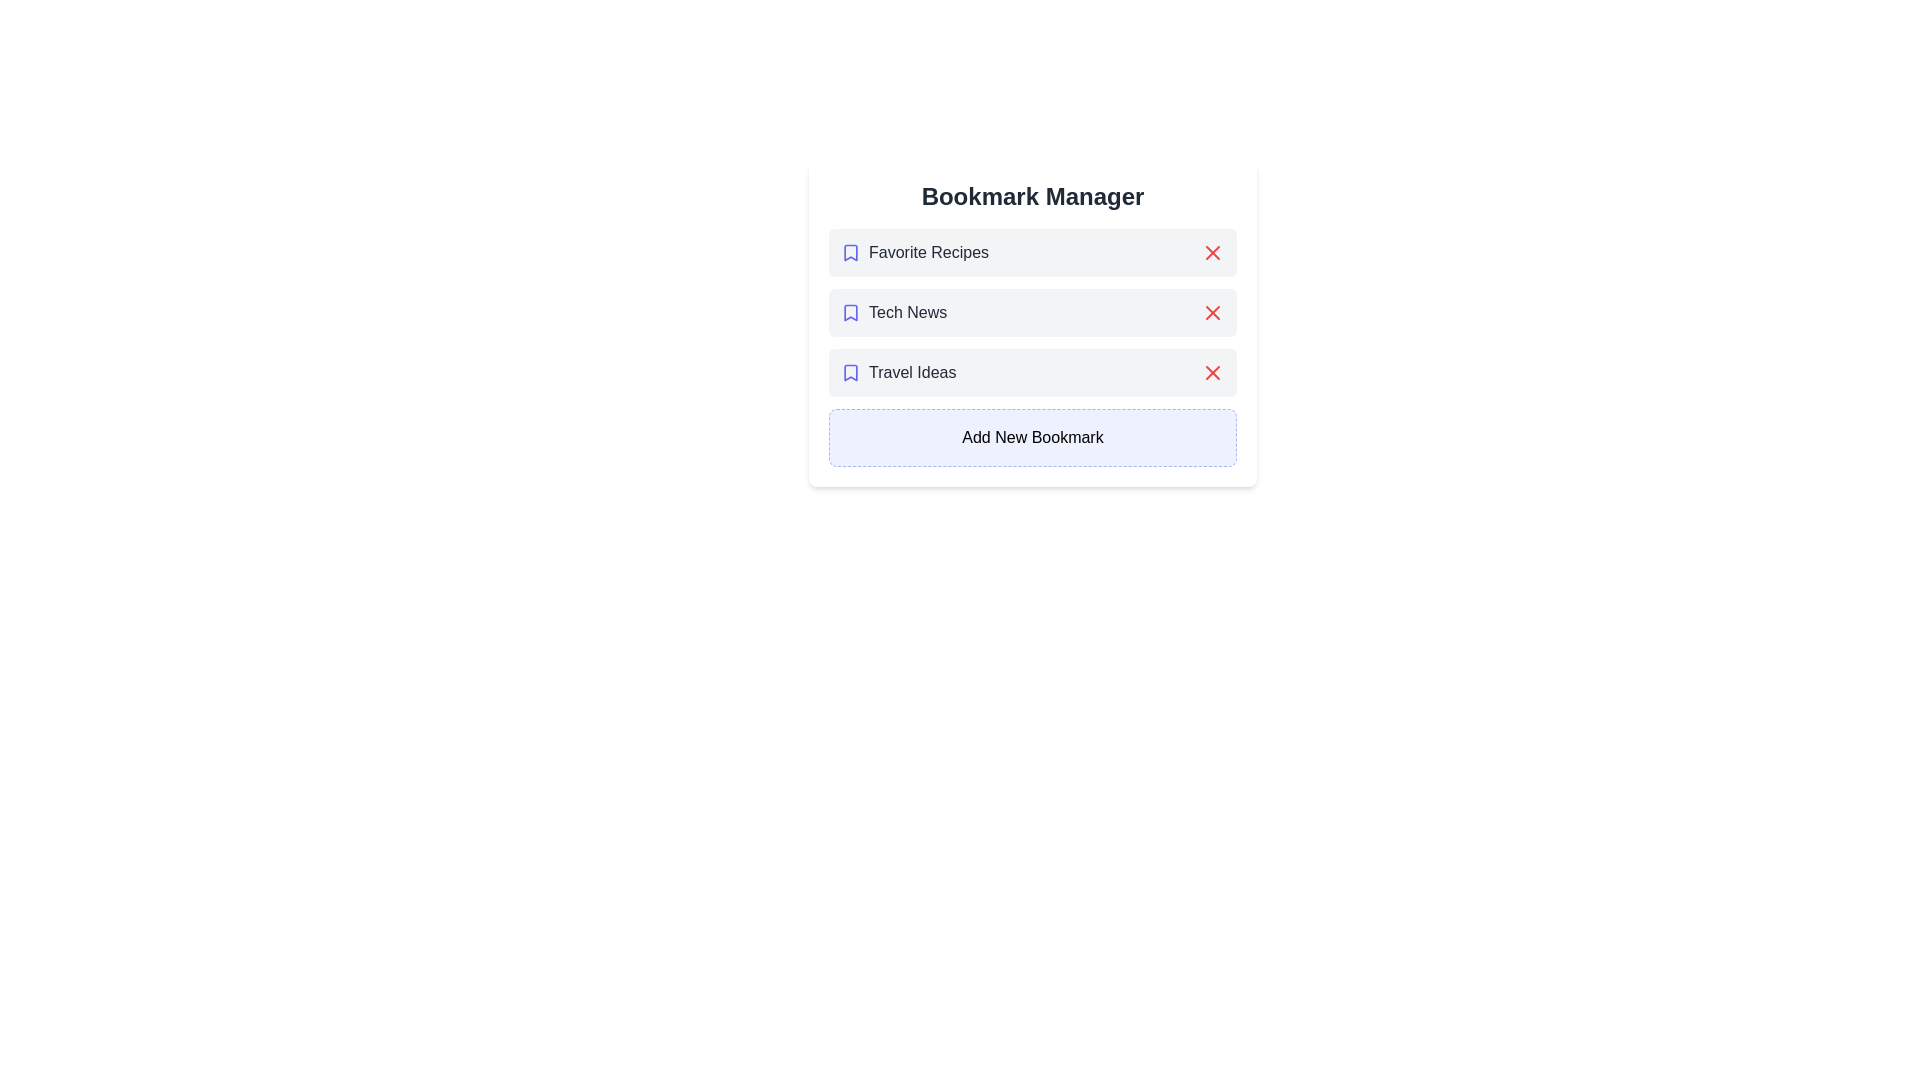  What do you see at coordinates (1032, 312) in the screenshot?
I see `the bookmark titled Tech News to highlight it` at bounding box center [1032, 312].